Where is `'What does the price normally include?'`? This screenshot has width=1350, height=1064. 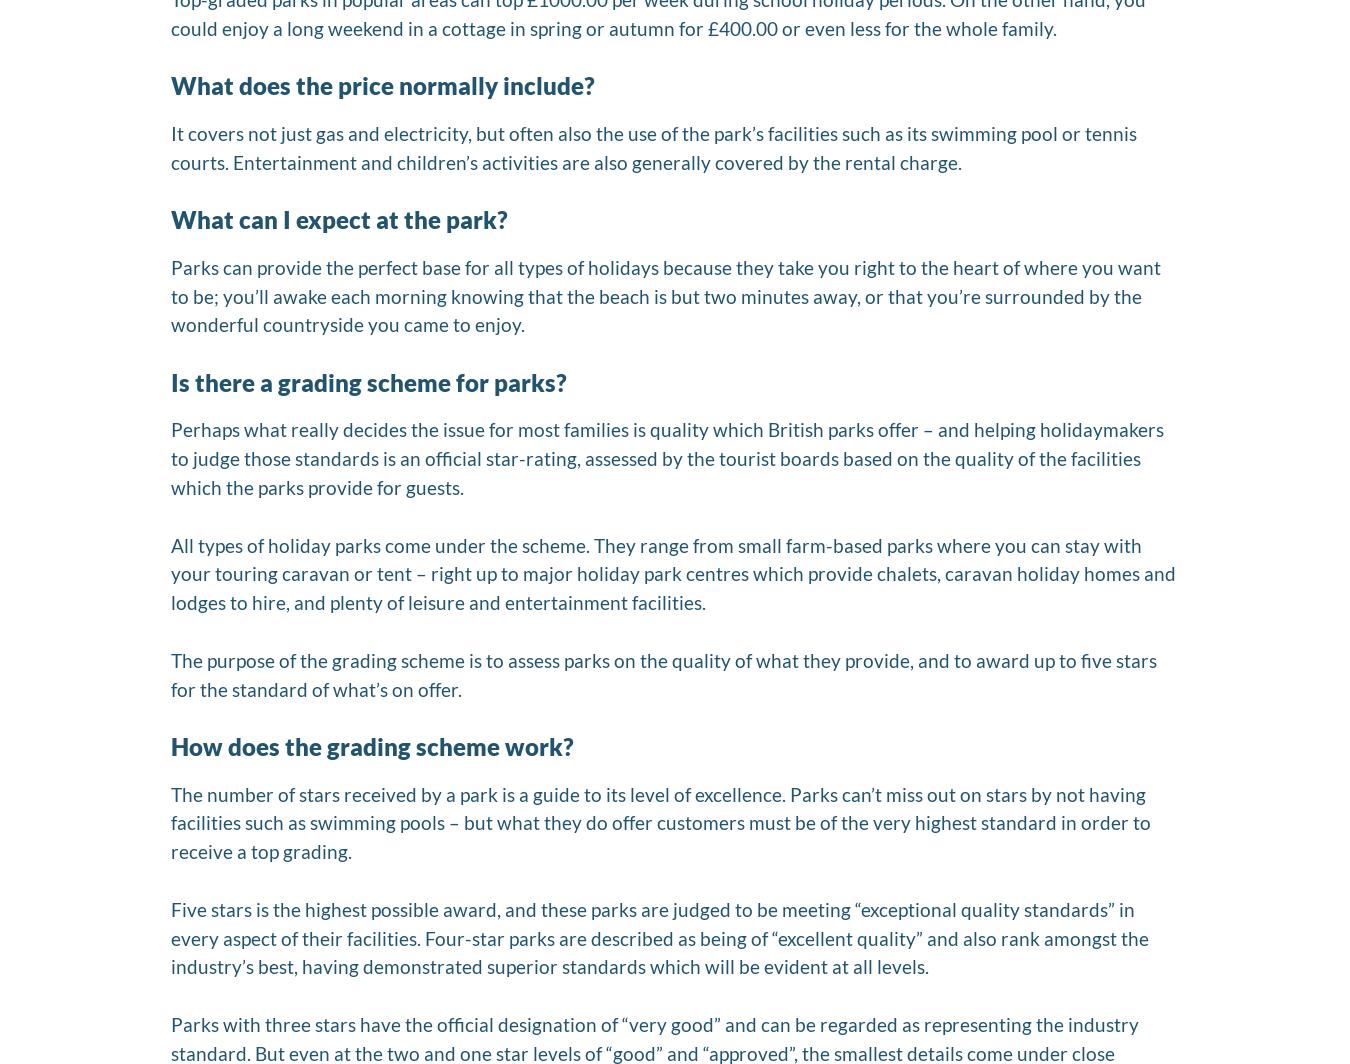 'What does the price normally include?' is located at coordinates (382, 85).